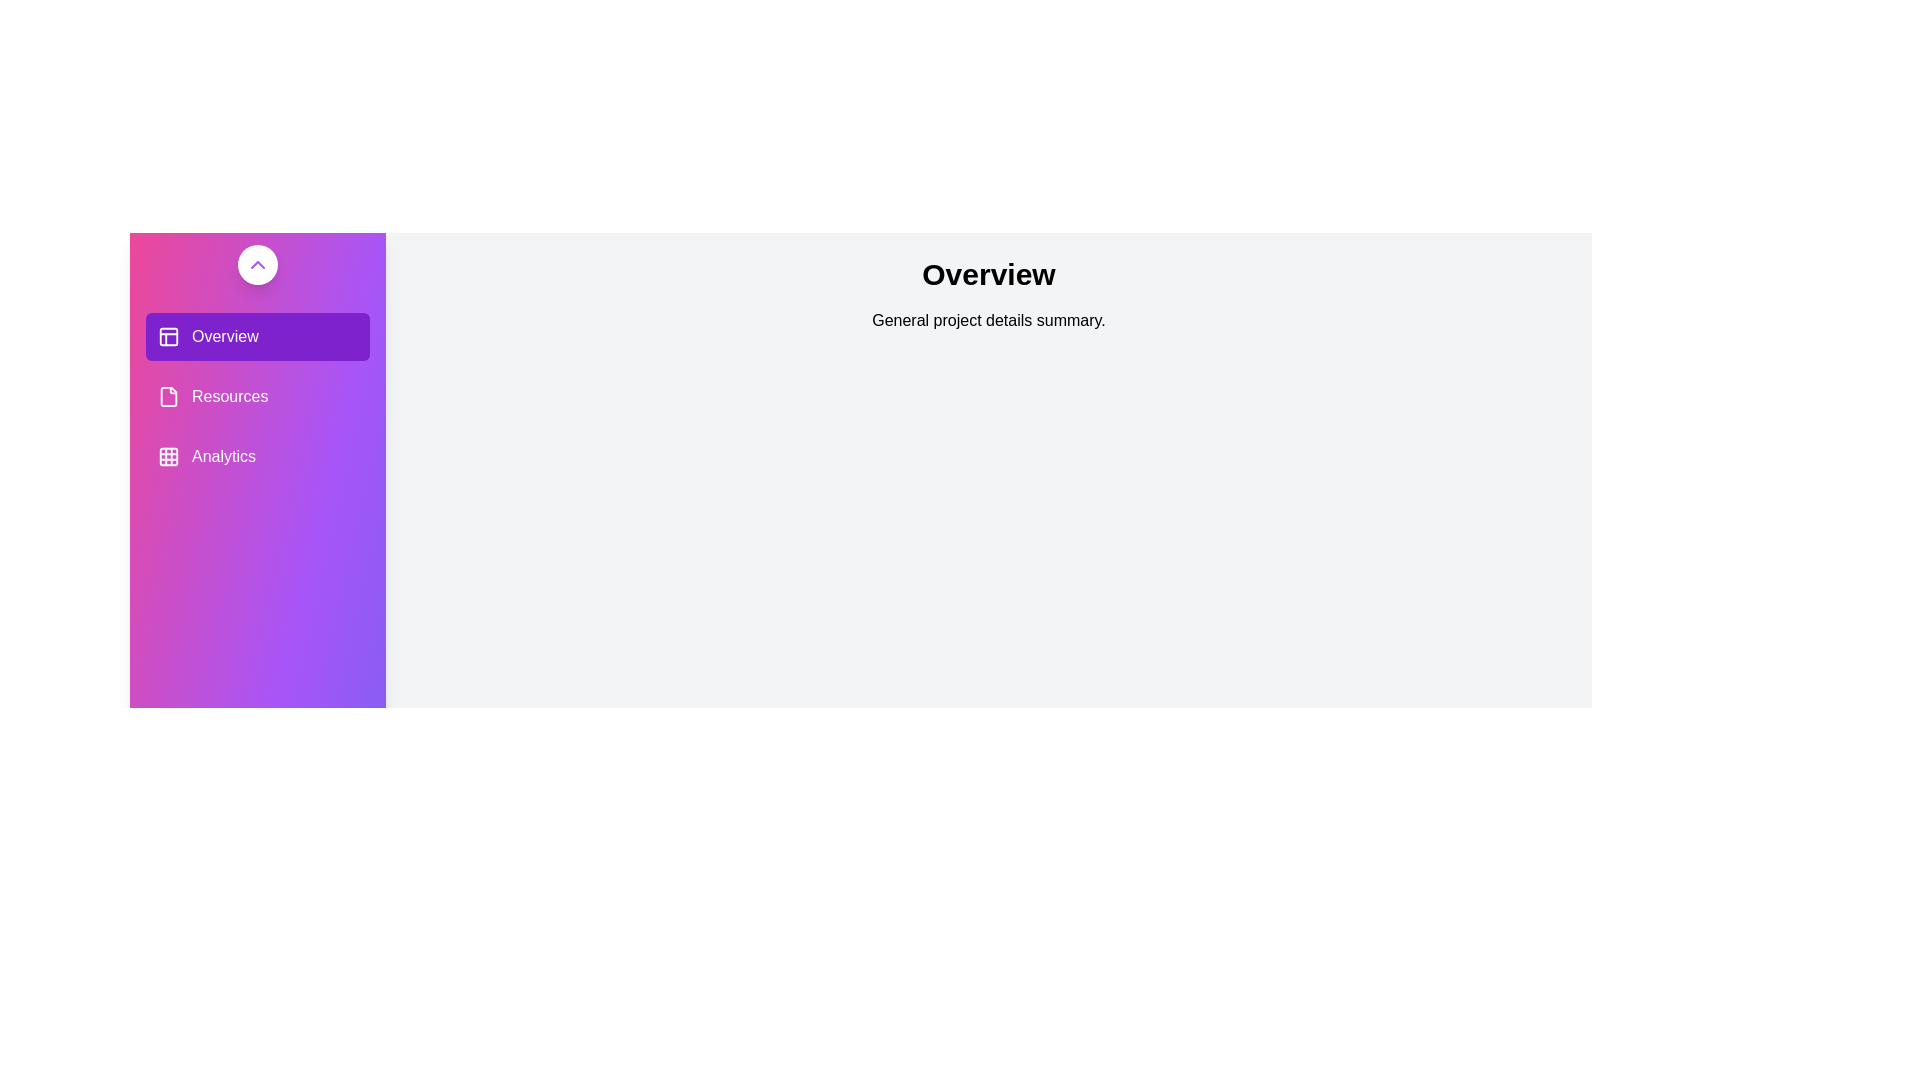 Image resolution: width=1920 pixels, height=1080 pixels. I want to click on drawer toggle button to toggle its state, so click(257, 264).